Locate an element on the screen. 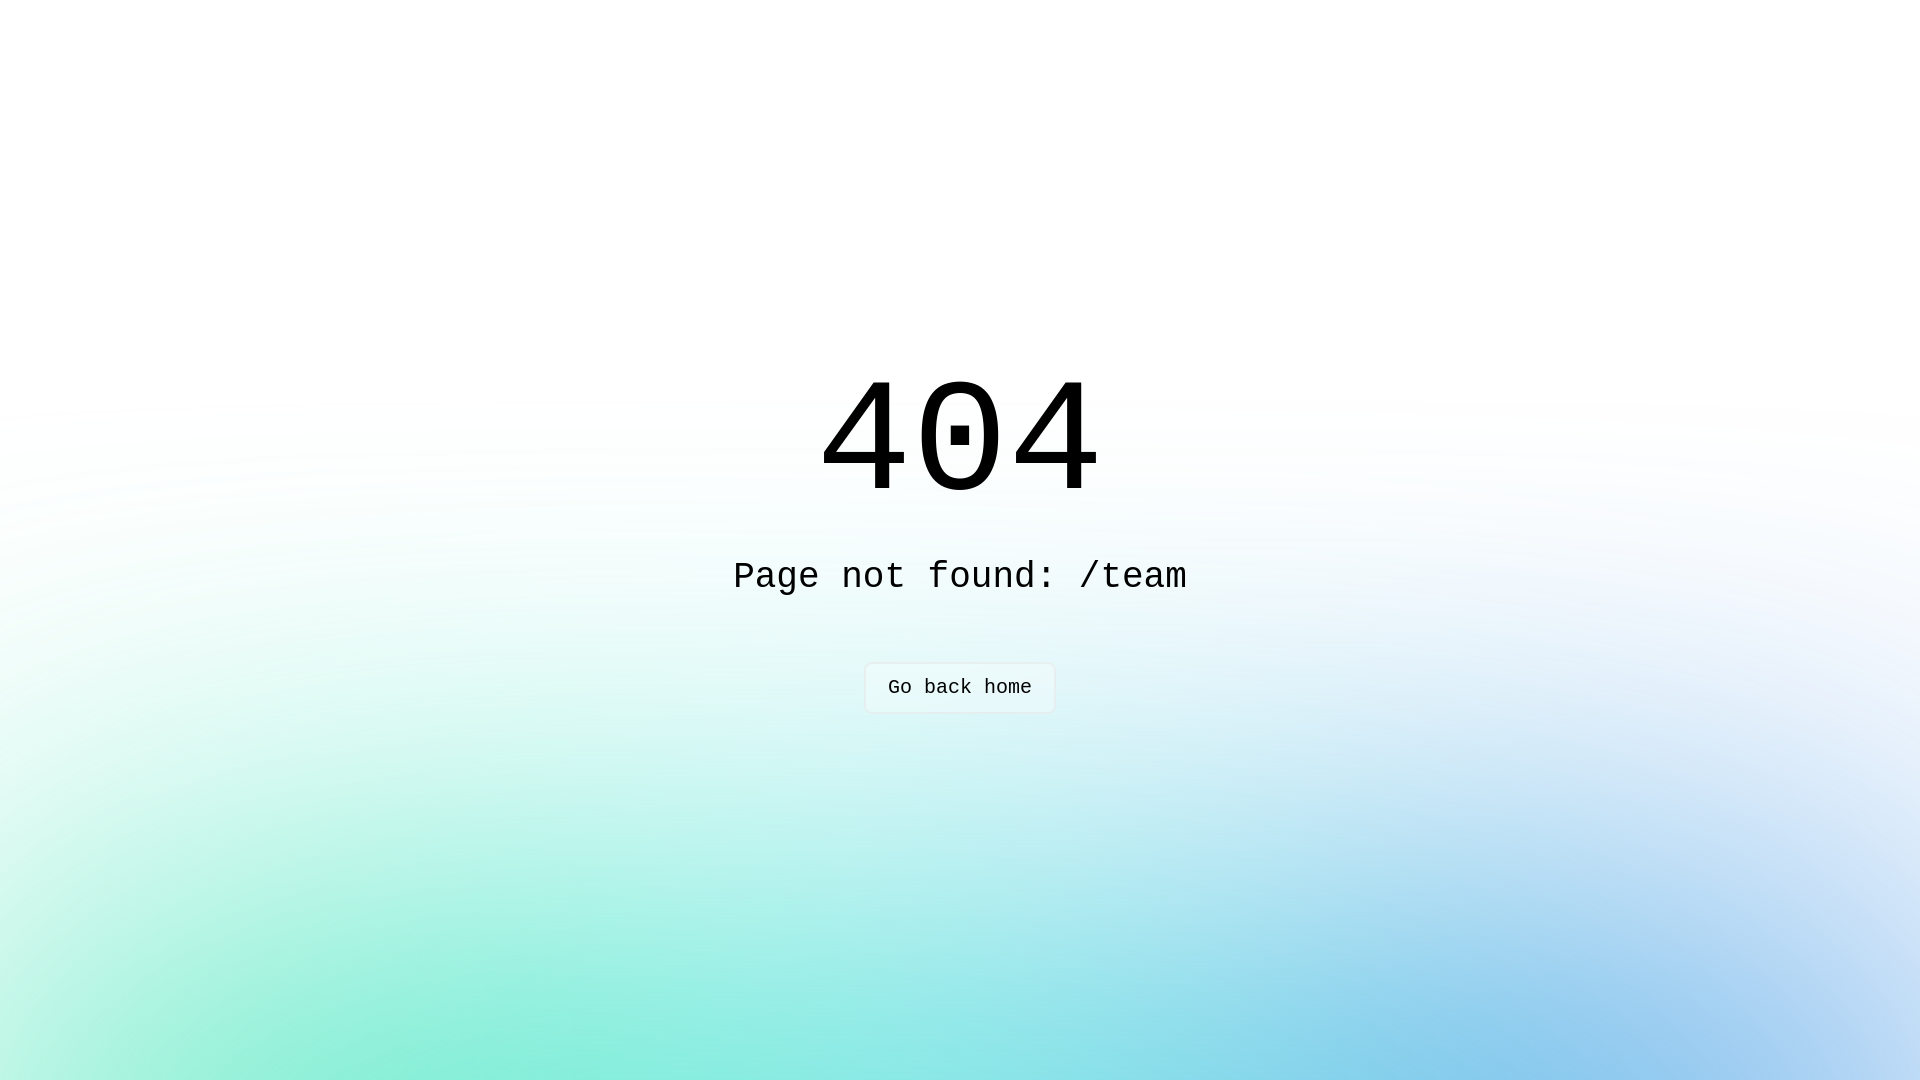 This screenshot has height=1080, width=1920. 'Go back home' is located at coordinates (960, 686).